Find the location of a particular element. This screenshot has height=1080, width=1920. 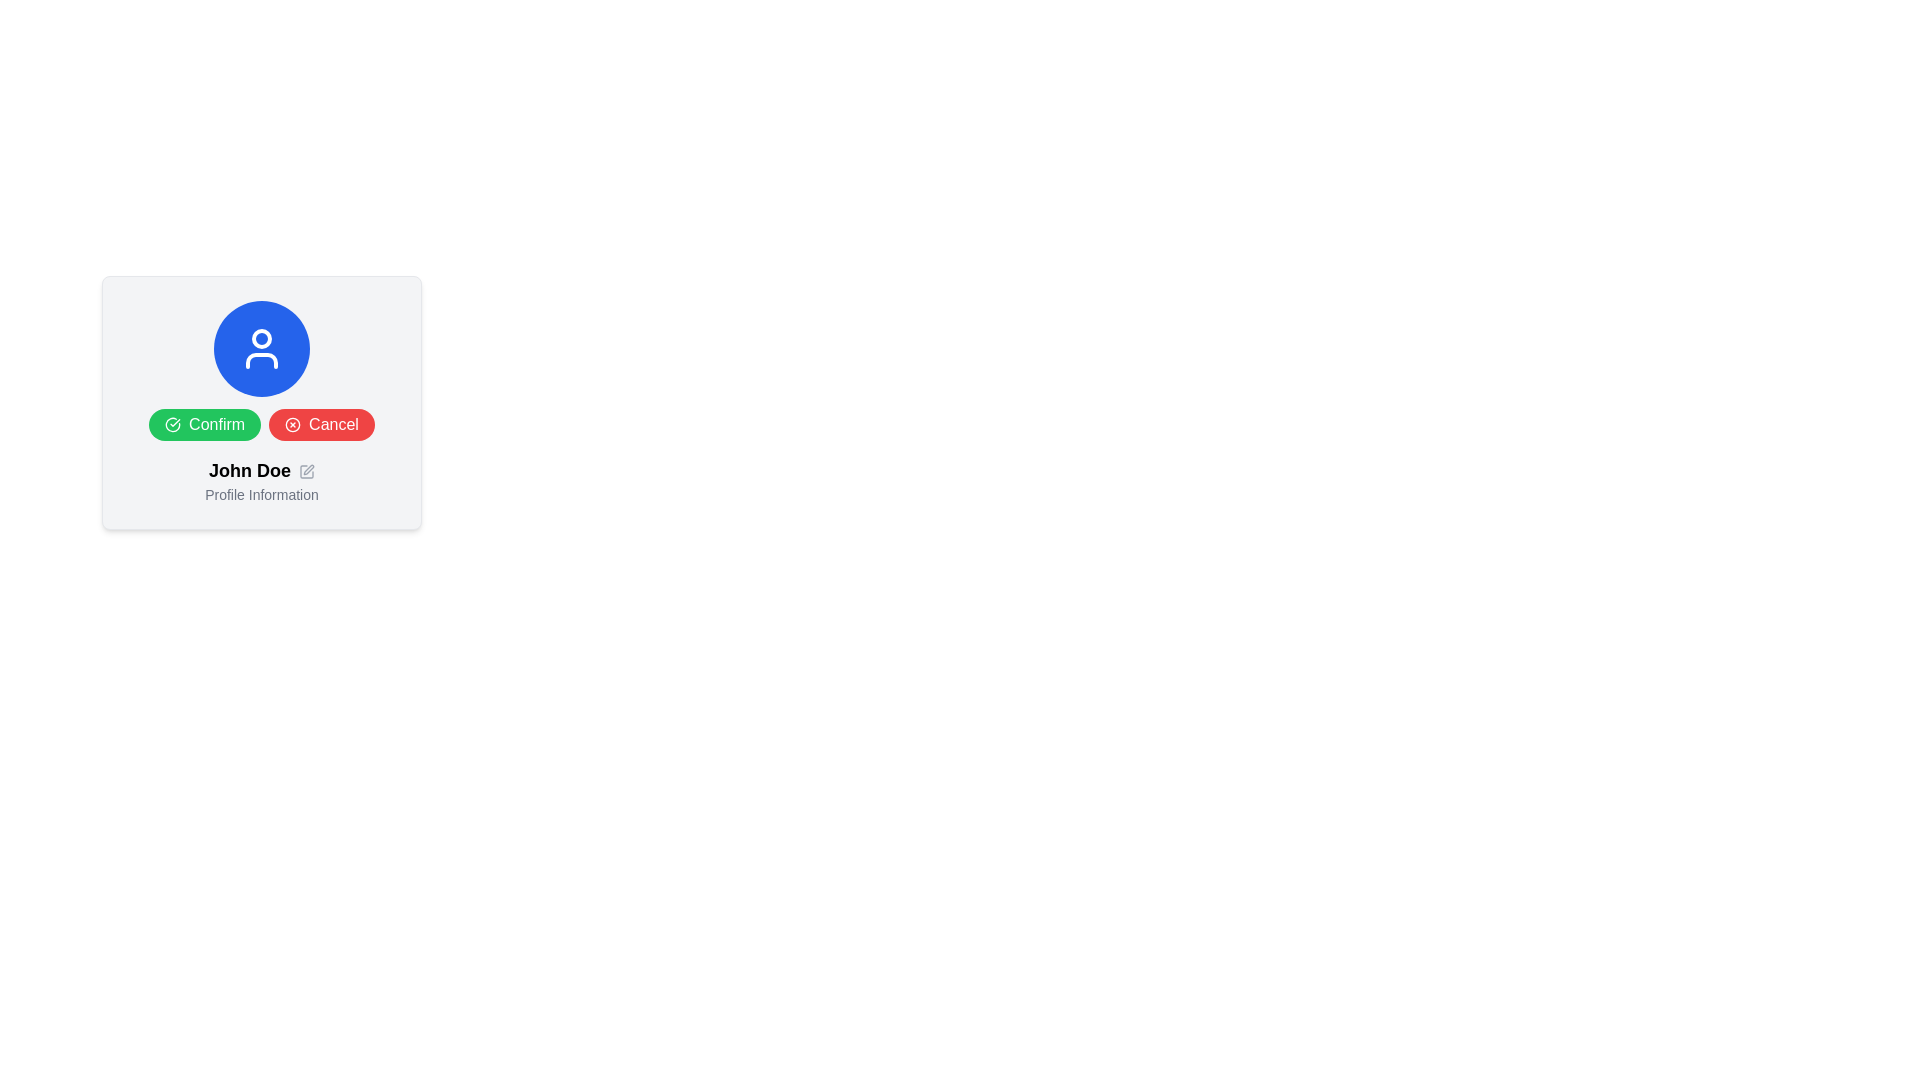

the name 'John Doe' displayed in bold, large font is located at coordinates (261, 481).